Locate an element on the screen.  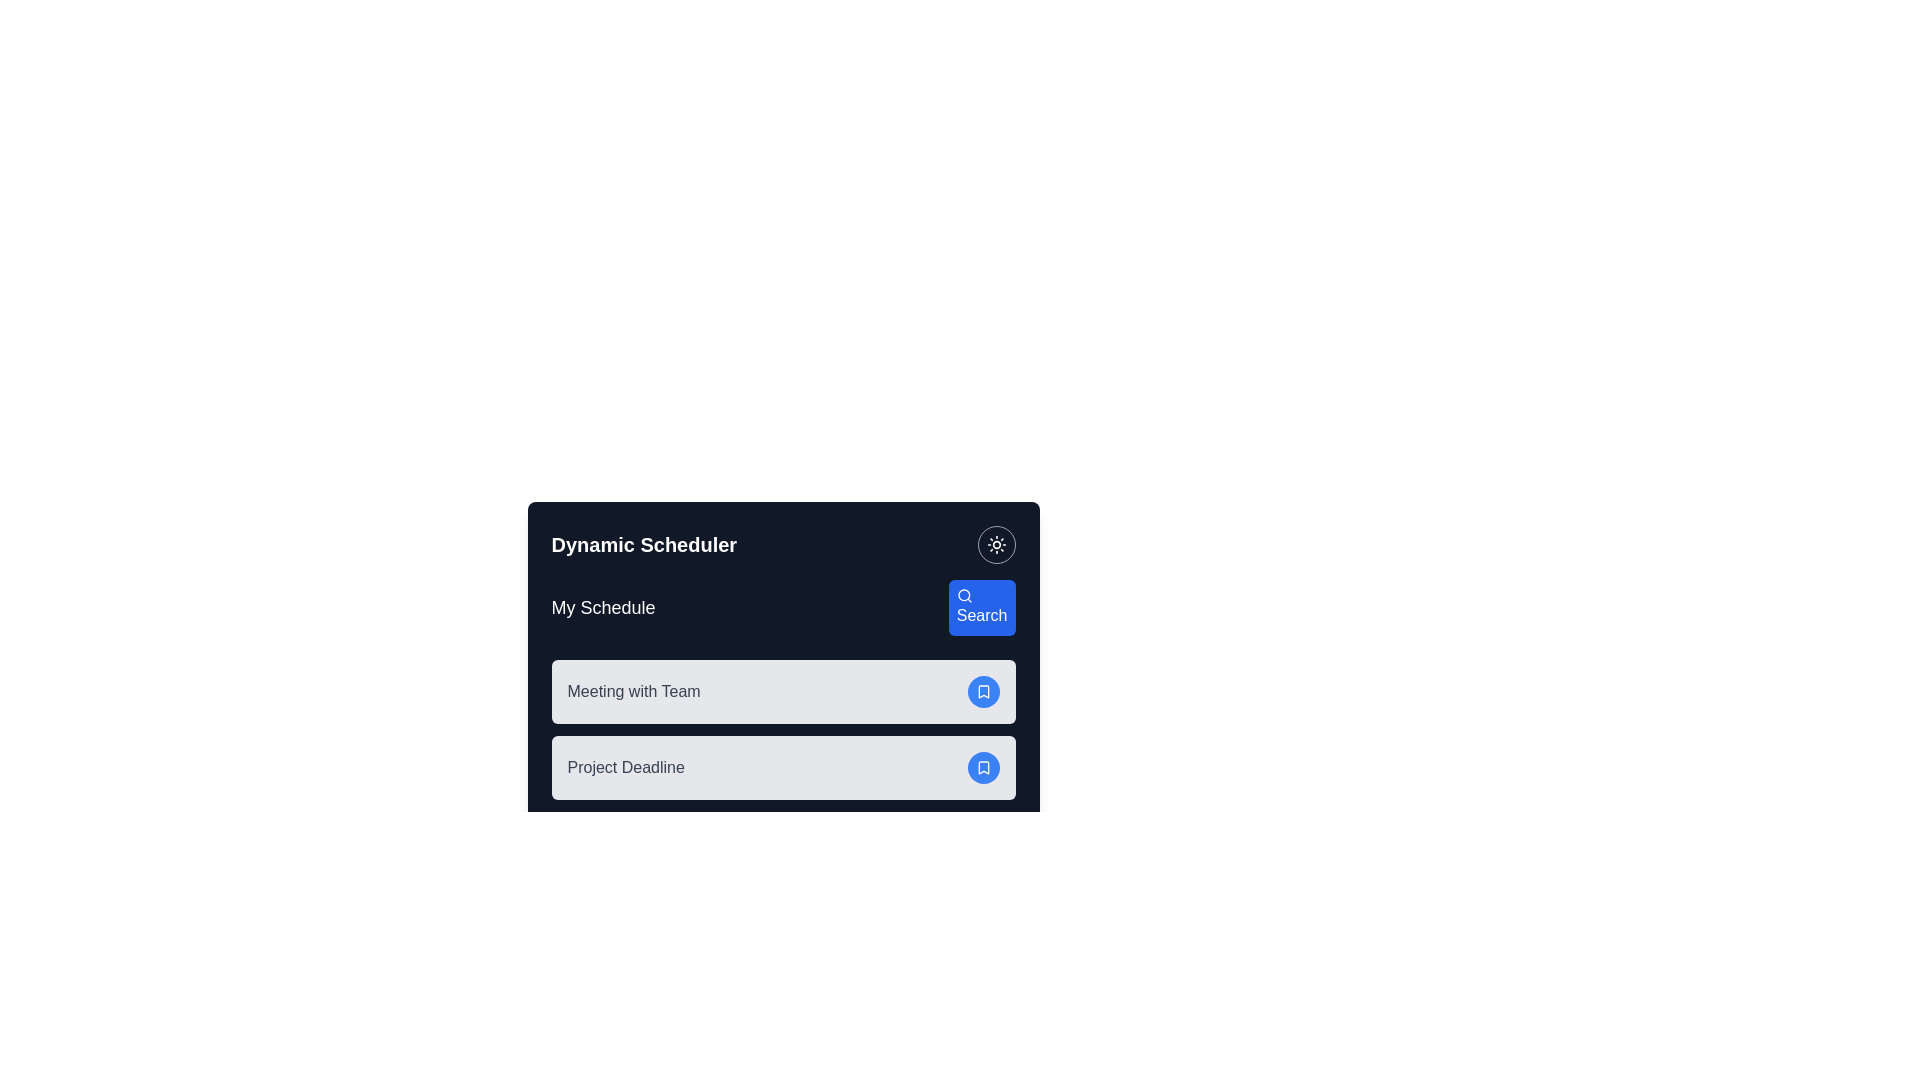
the icon located to the far right of the 'Meeting with Team' list item in the schedule list under the 'Dynamic Scheduler' heading is located at coordinates (983, 766).